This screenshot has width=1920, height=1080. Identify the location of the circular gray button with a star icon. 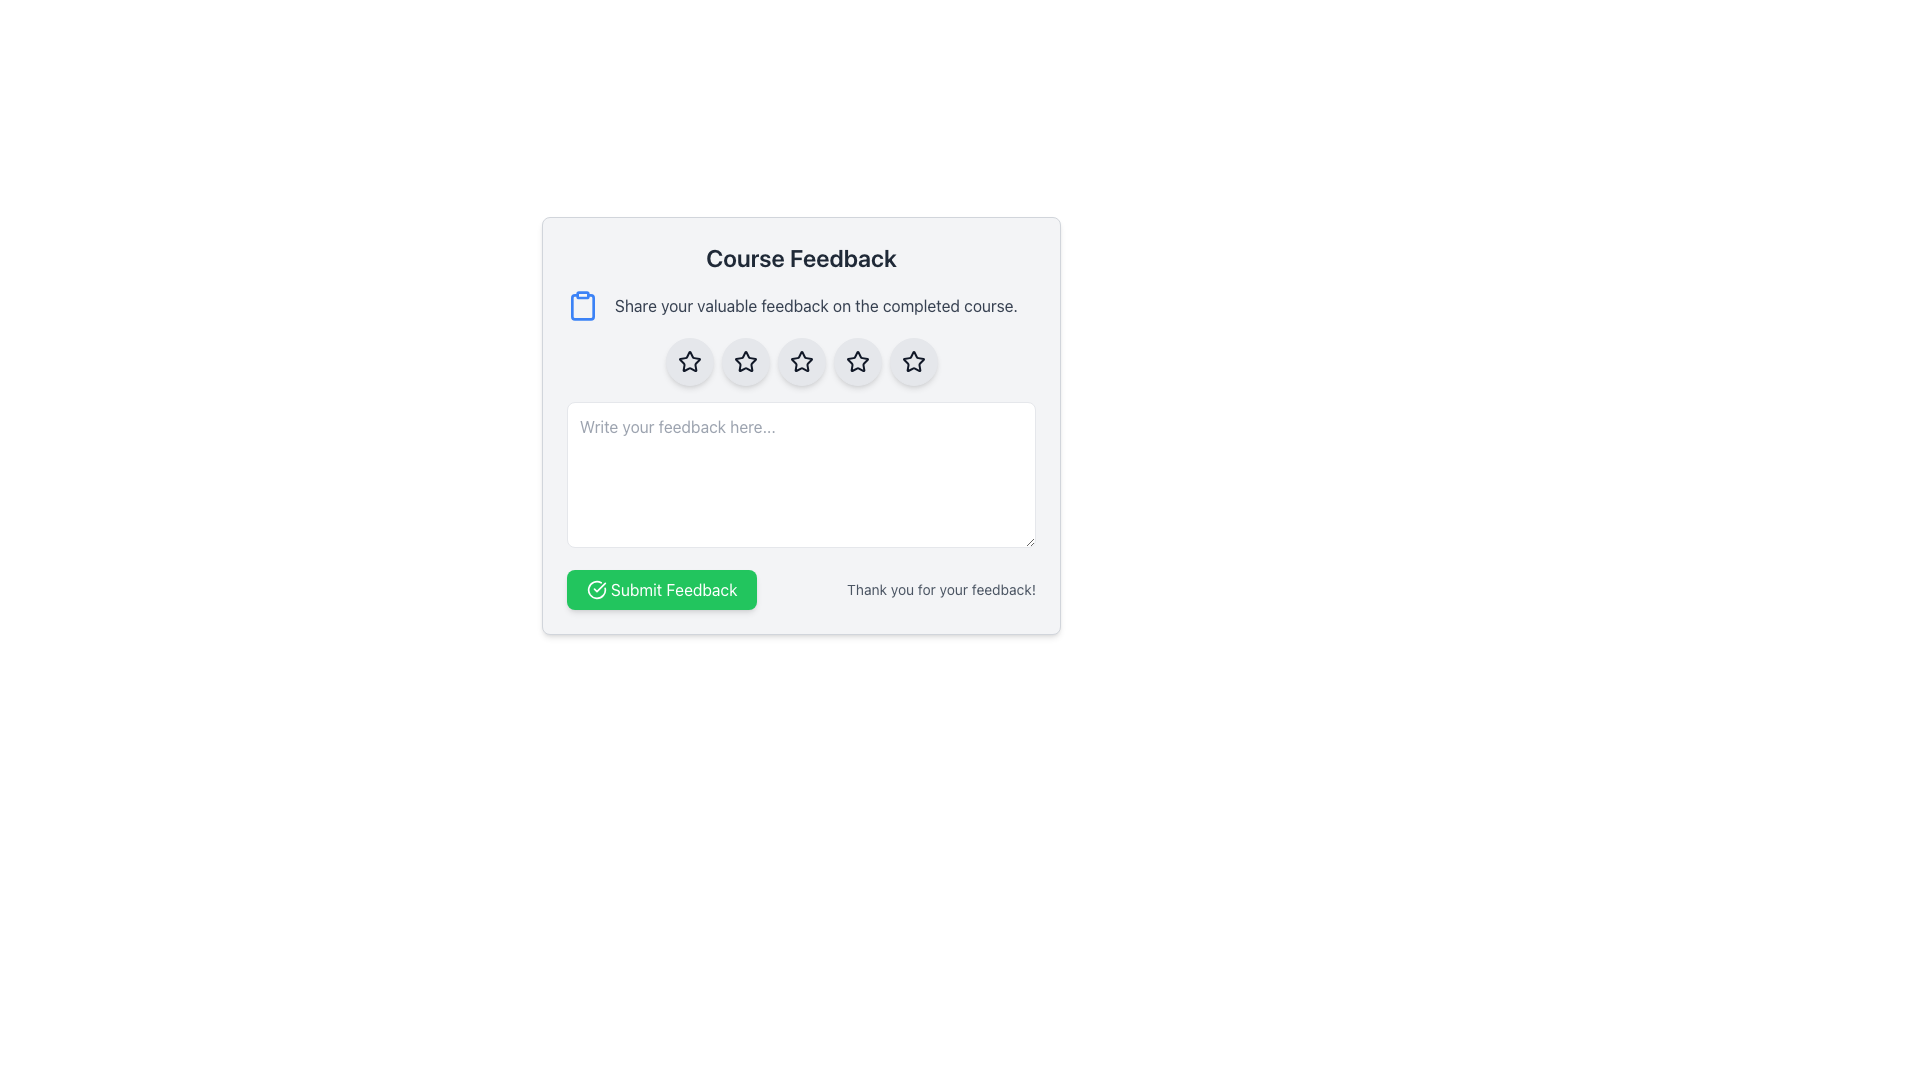
(857, 362).